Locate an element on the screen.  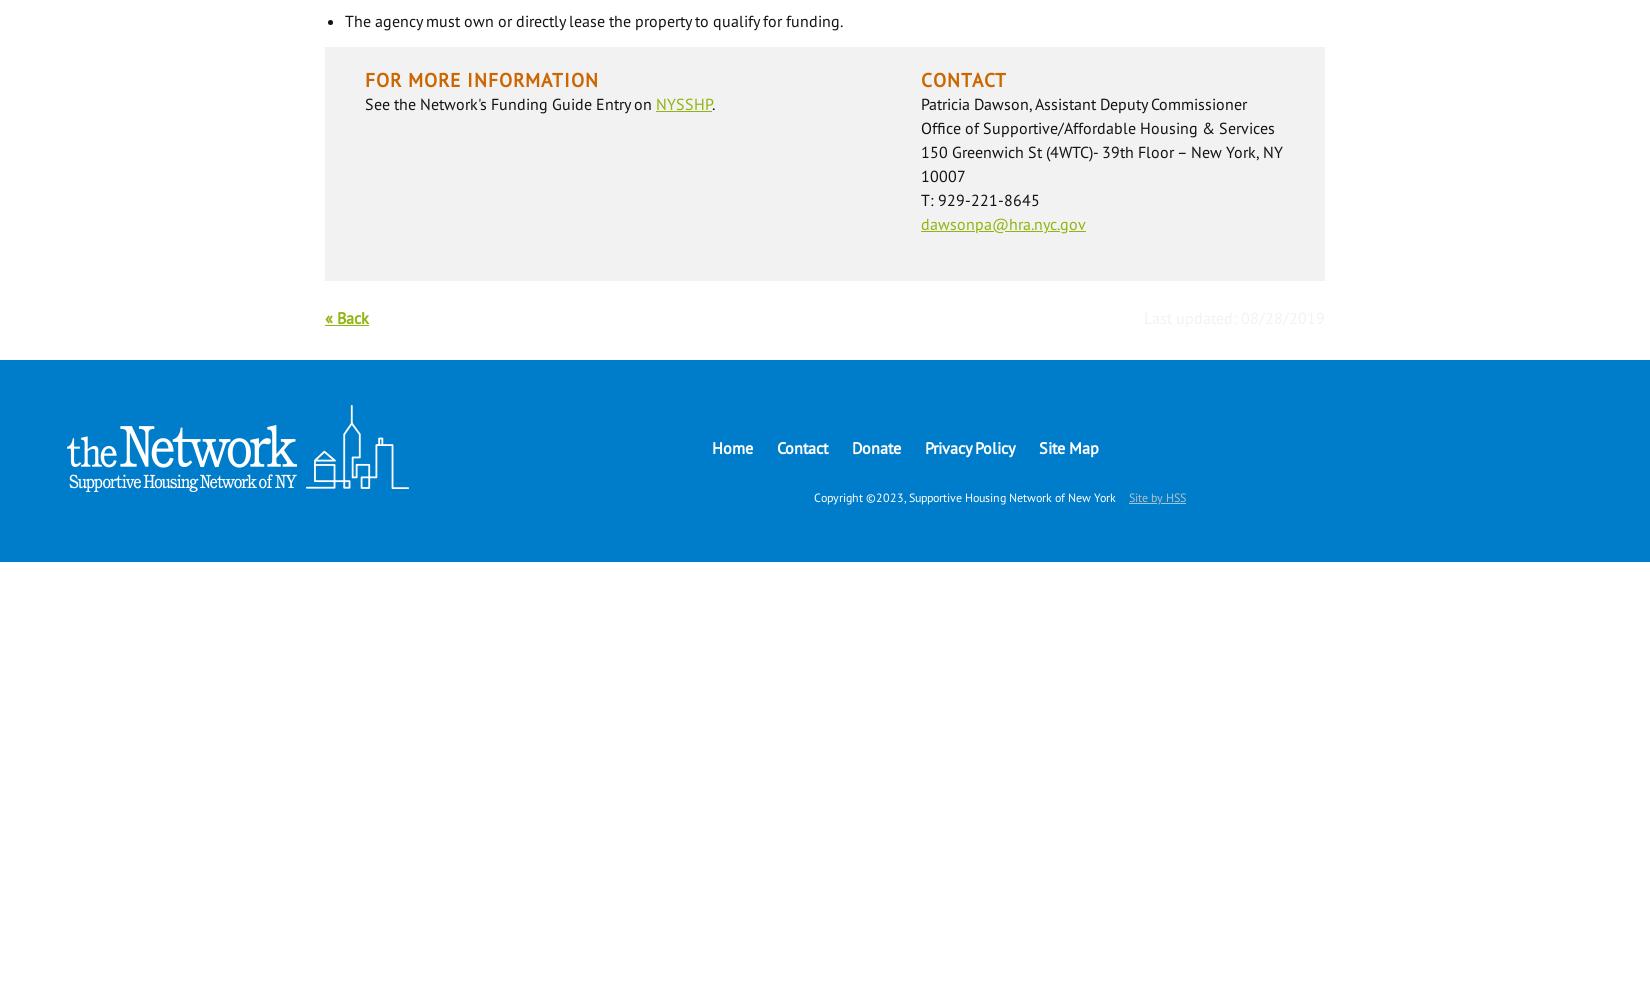
'.' is located at coordinates (712, 103).